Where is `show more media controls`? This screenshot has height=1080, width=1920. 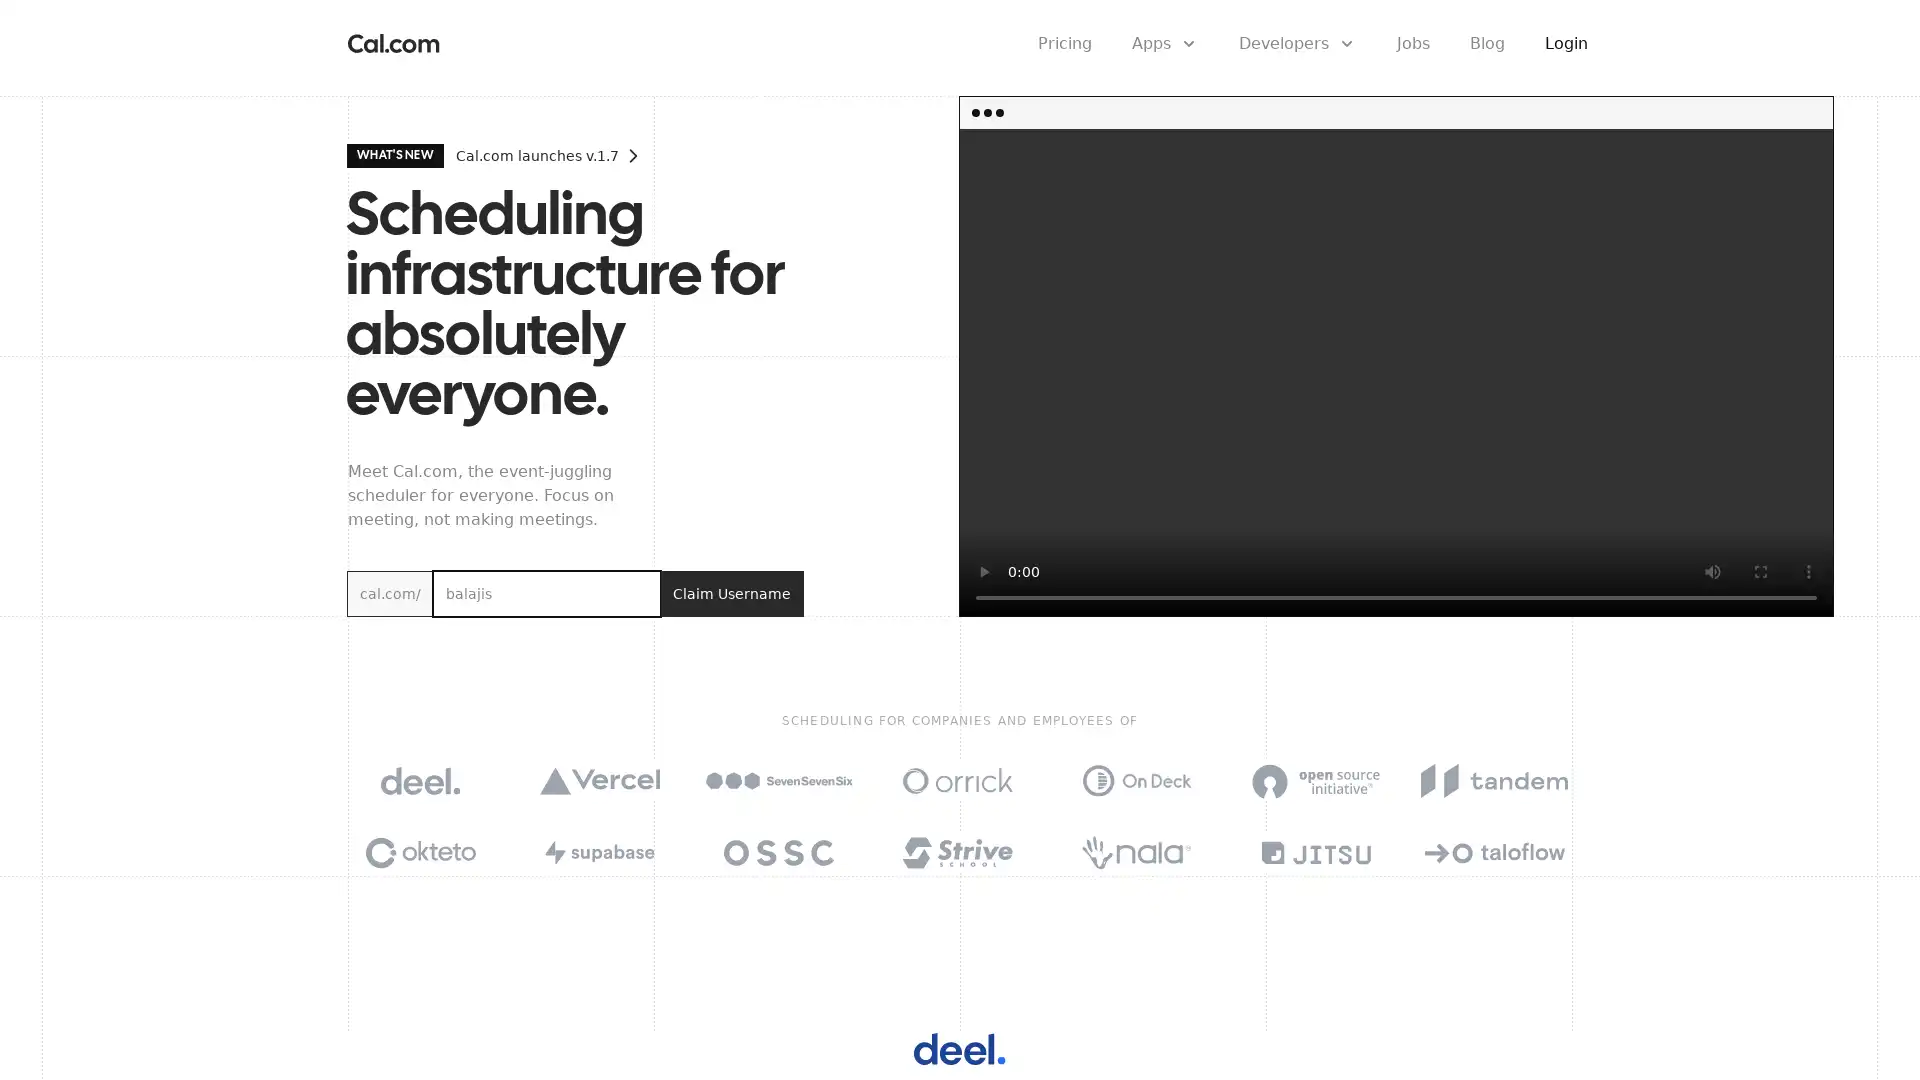 show more media controls is located at coordinates (1809, 571).